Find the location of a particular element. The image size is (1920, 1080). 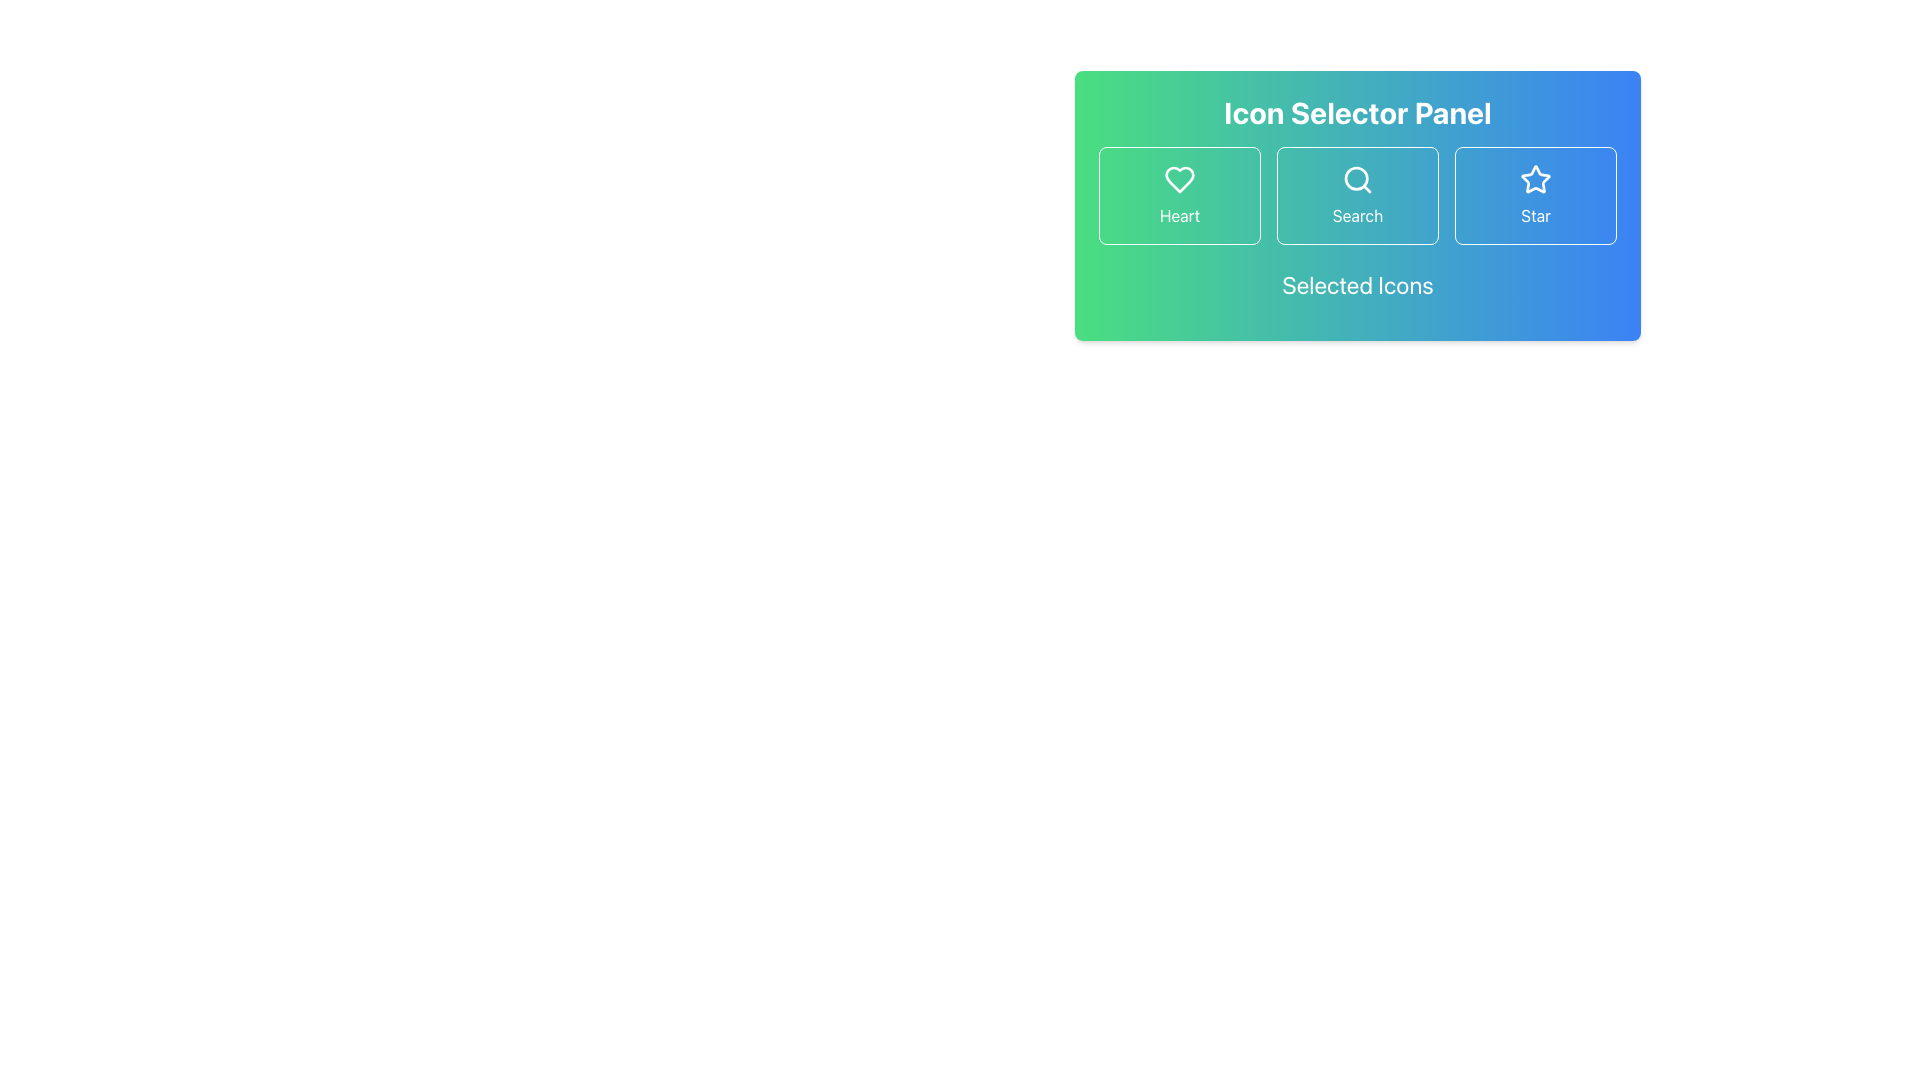

the Text Label located at the bottom of the Icon Selector Panel, directly beneath the Search icon, to indicate the section for selected icons or their details is located at coordinates (1358, 285).